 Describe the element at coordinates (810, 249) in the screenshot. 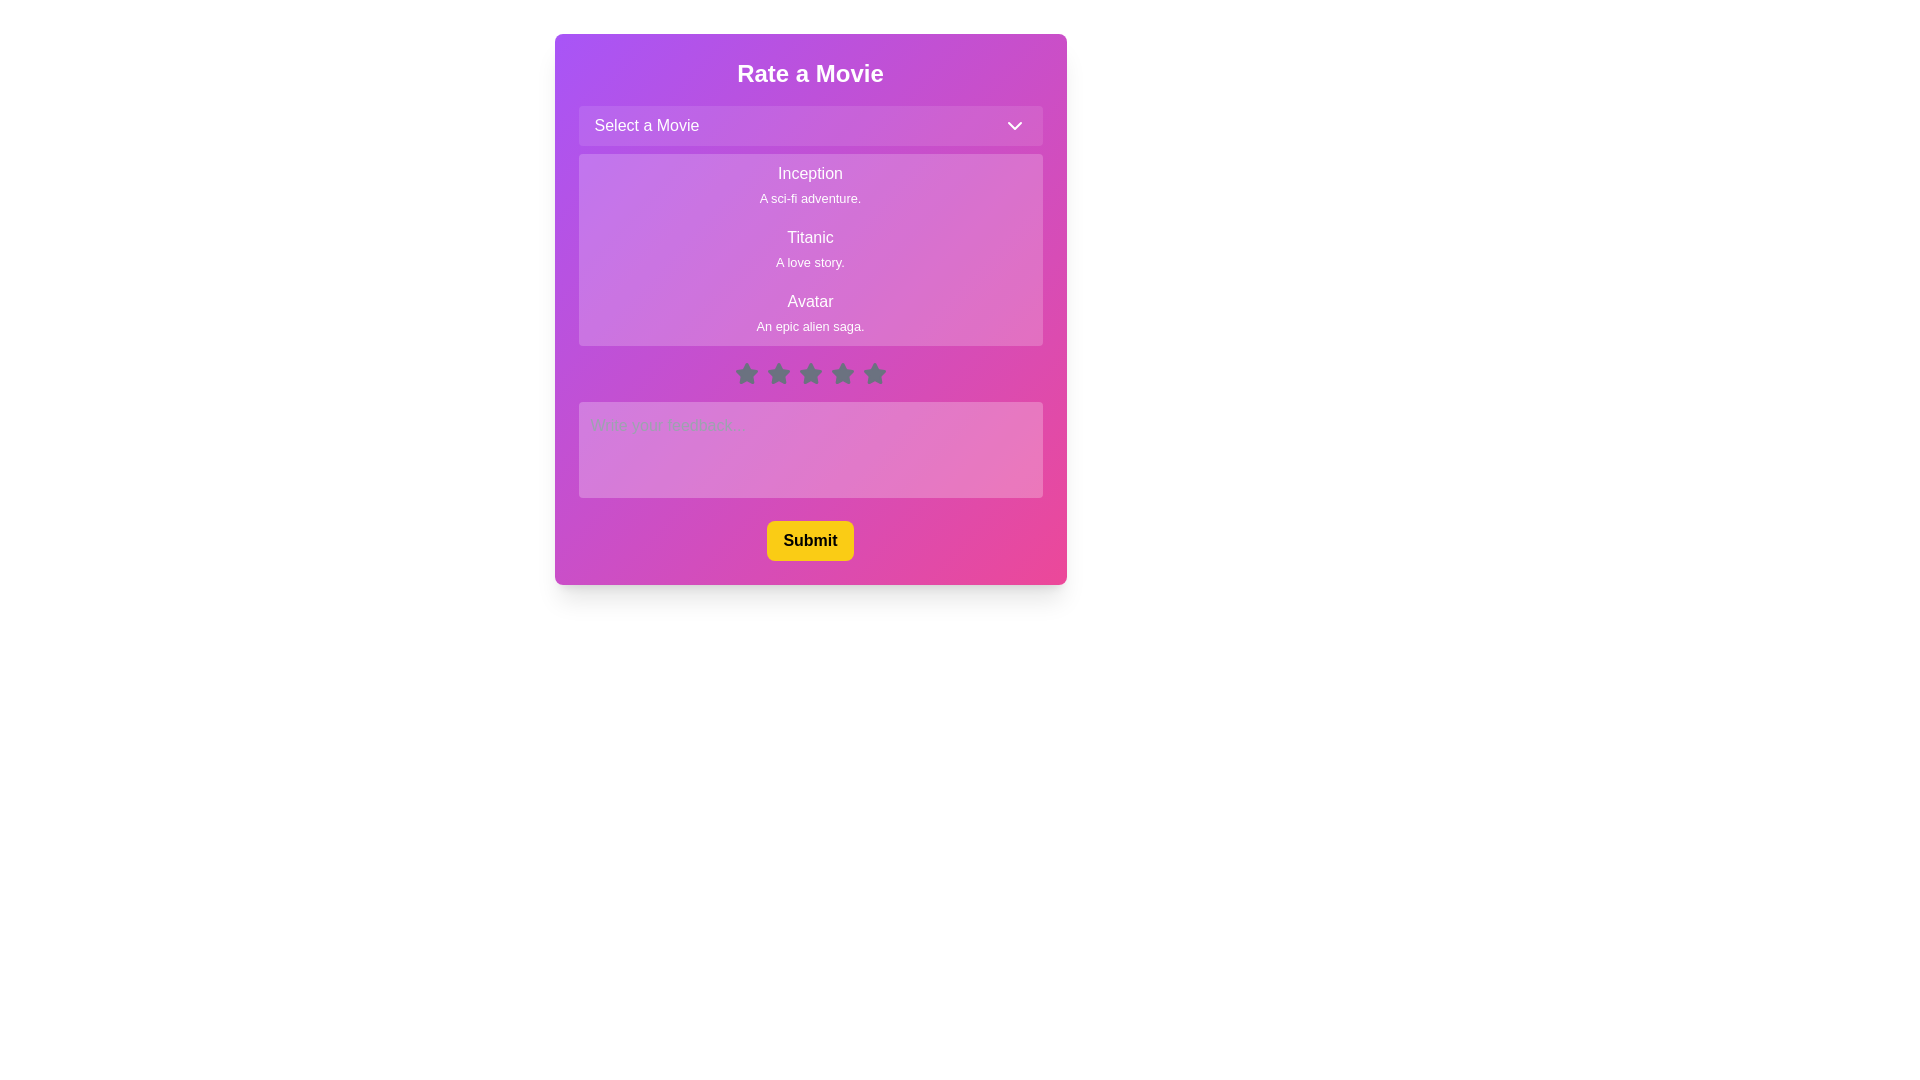

I see `the movie label in the vertically arranged list of movie names and descriptions` at that location.